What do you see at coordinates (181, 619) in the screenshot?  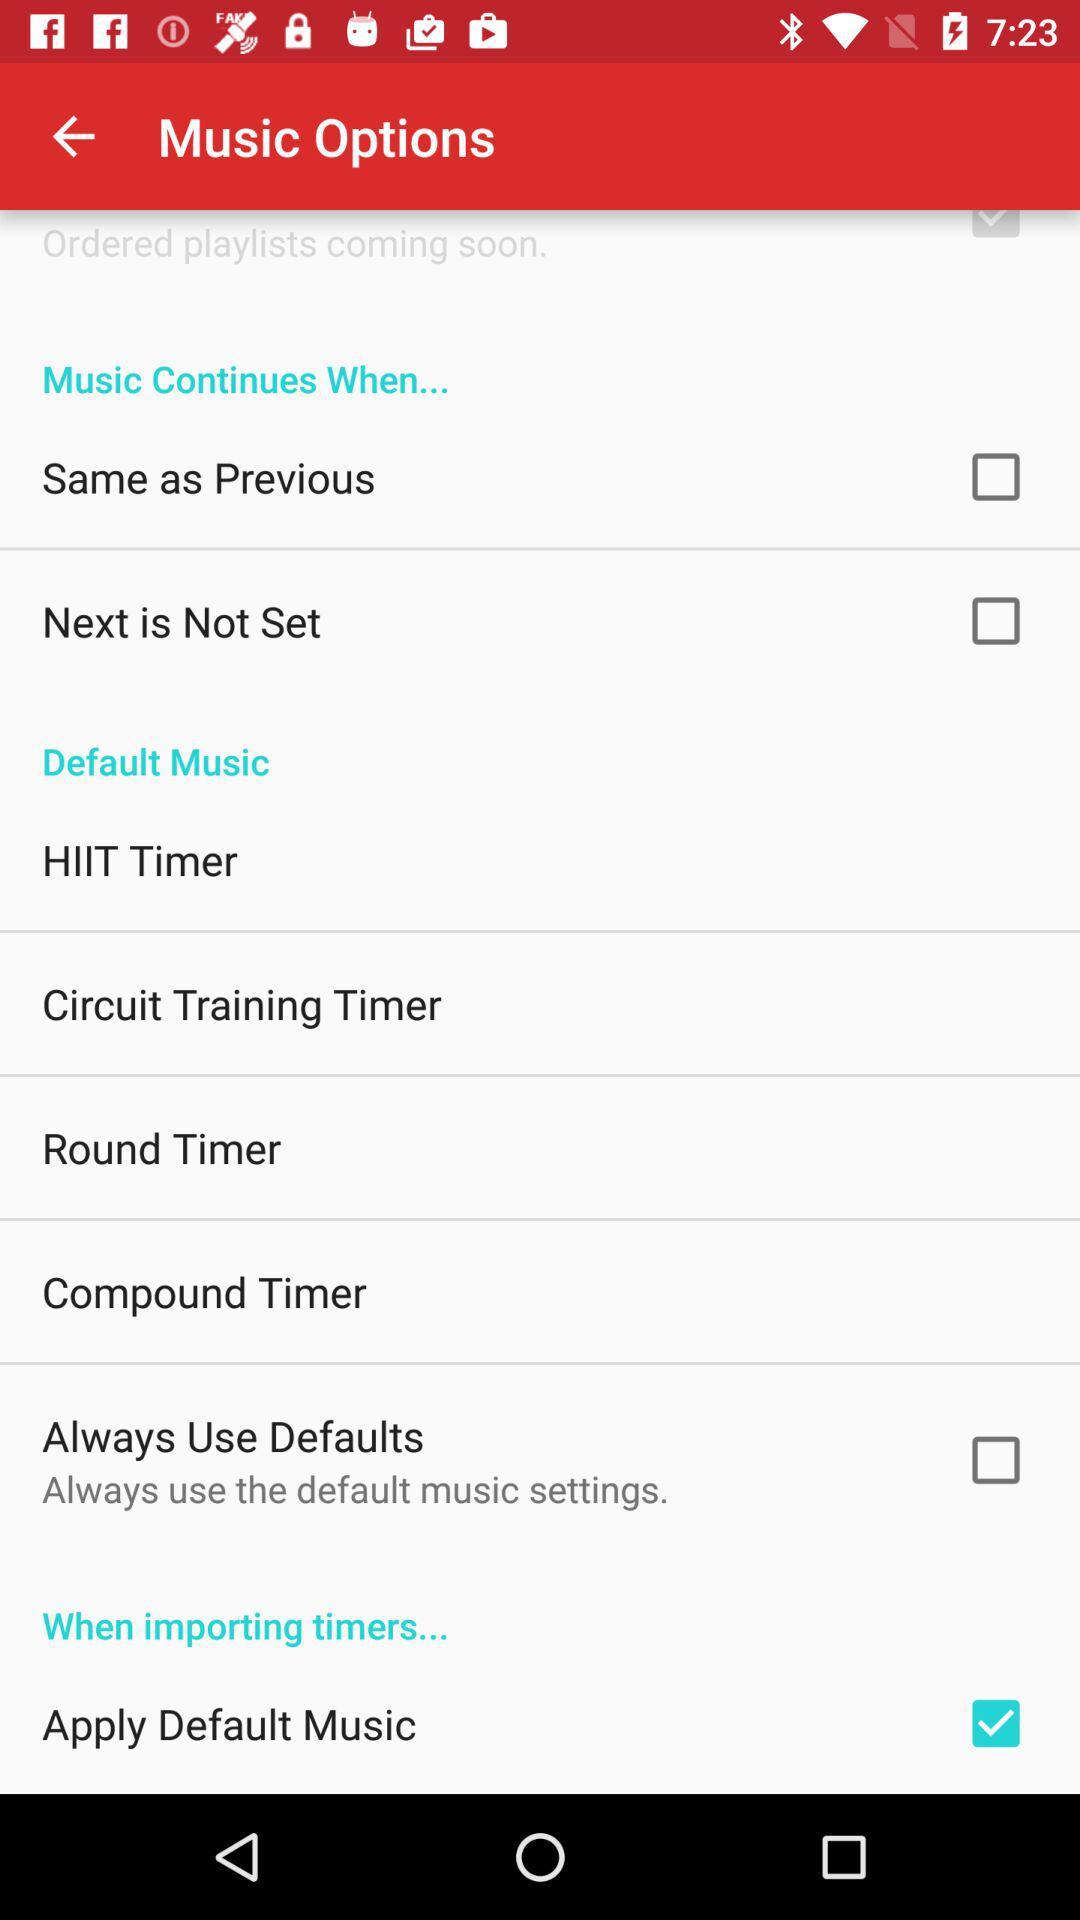 I see `icon below the same as previous item` at bounding box center [181, 619].